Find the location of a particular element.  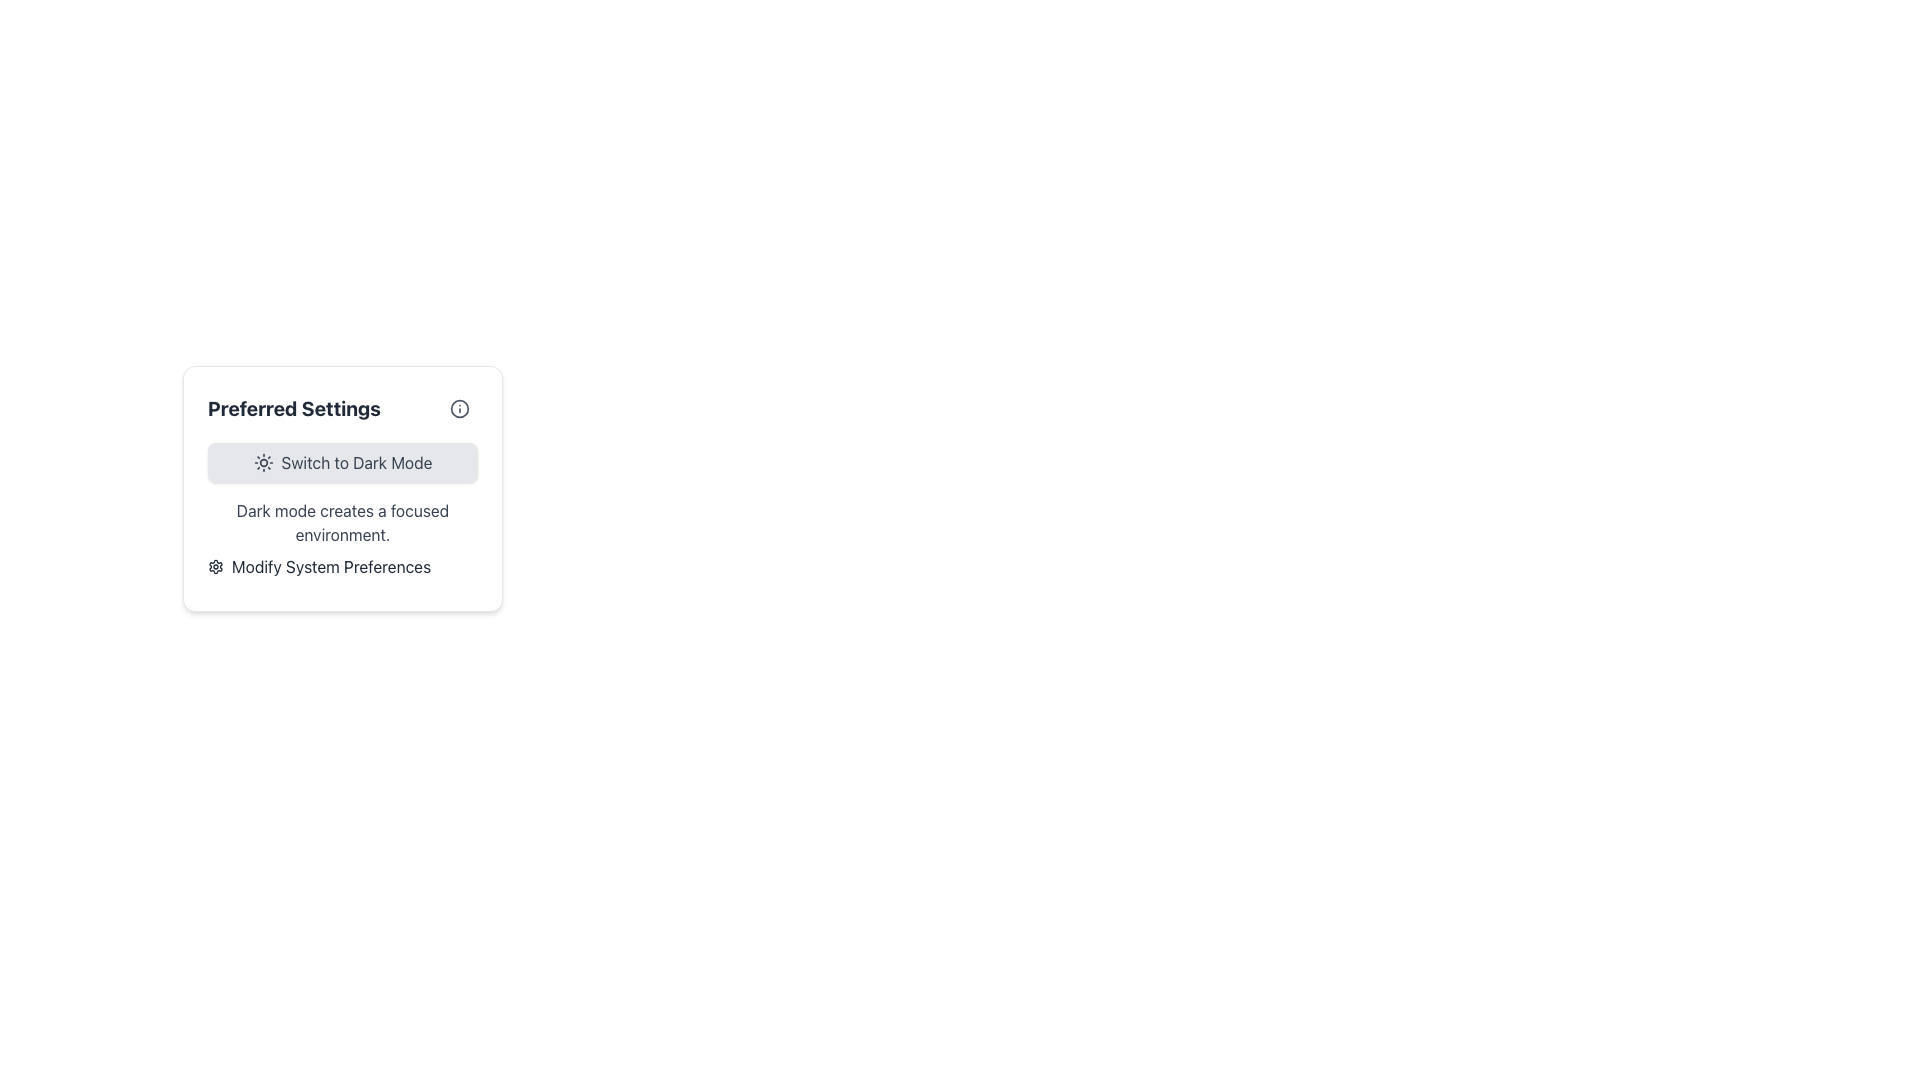

the sun icon that represents brightness or light mode, located to the left of the 'Switch to Dark Mode' text in a light gray button within the 'Preferred Settings' card is located at coordinates (262, 462).